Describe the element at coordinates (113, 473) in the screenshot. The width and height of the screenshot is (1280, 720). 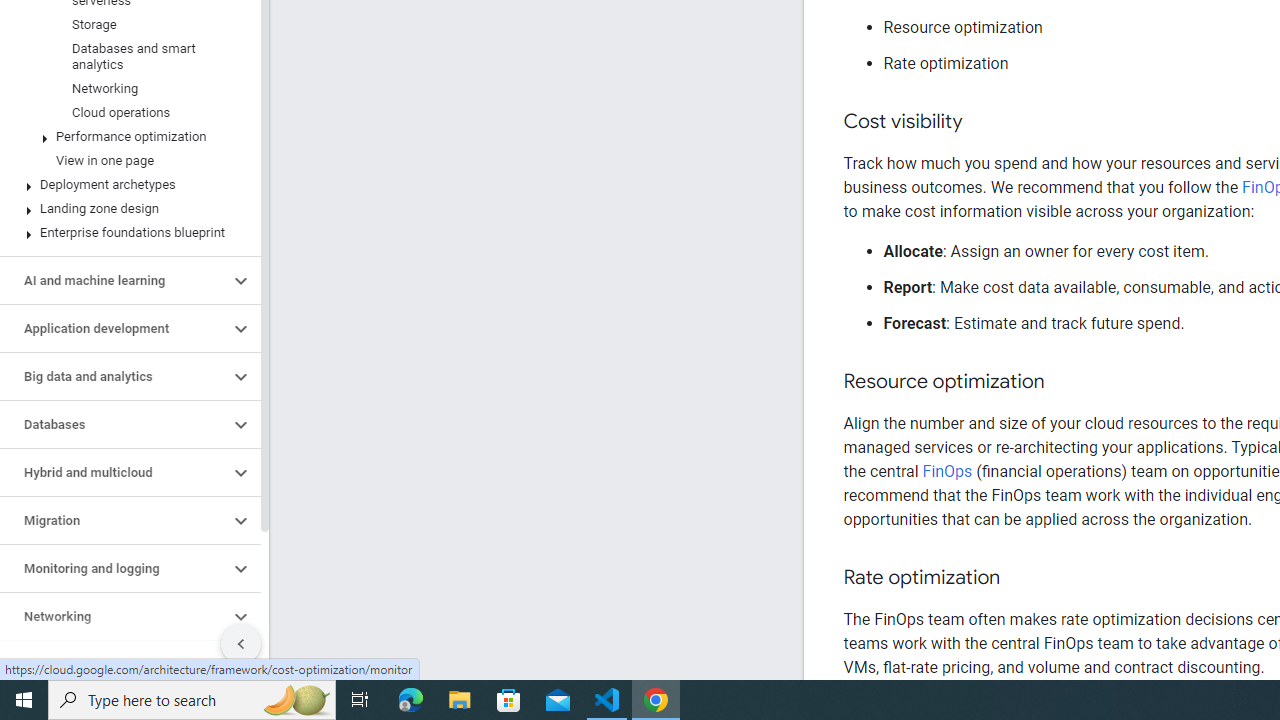
I see `'Hybrid and multicloud'` at that location.